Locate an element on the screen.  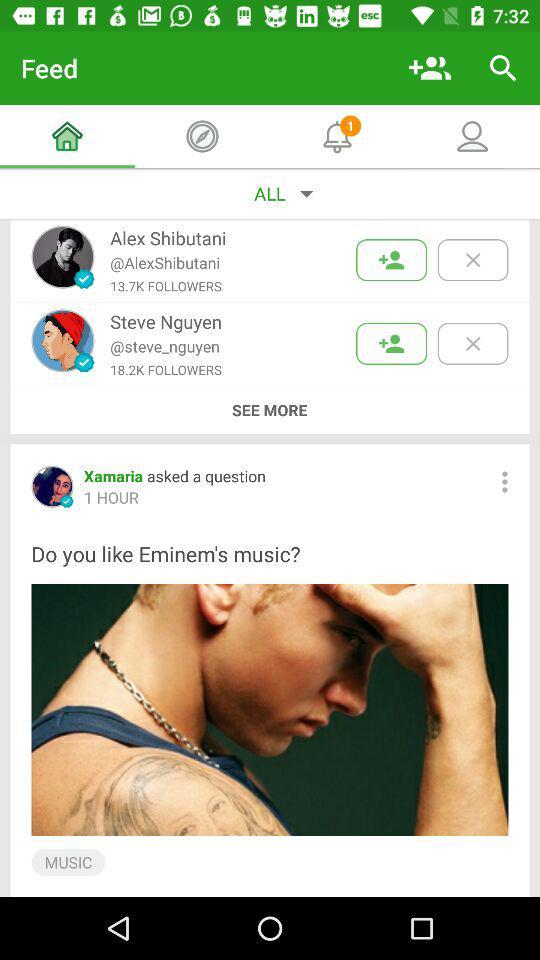
dismiss suggestion is located at coordinates (472, 343).